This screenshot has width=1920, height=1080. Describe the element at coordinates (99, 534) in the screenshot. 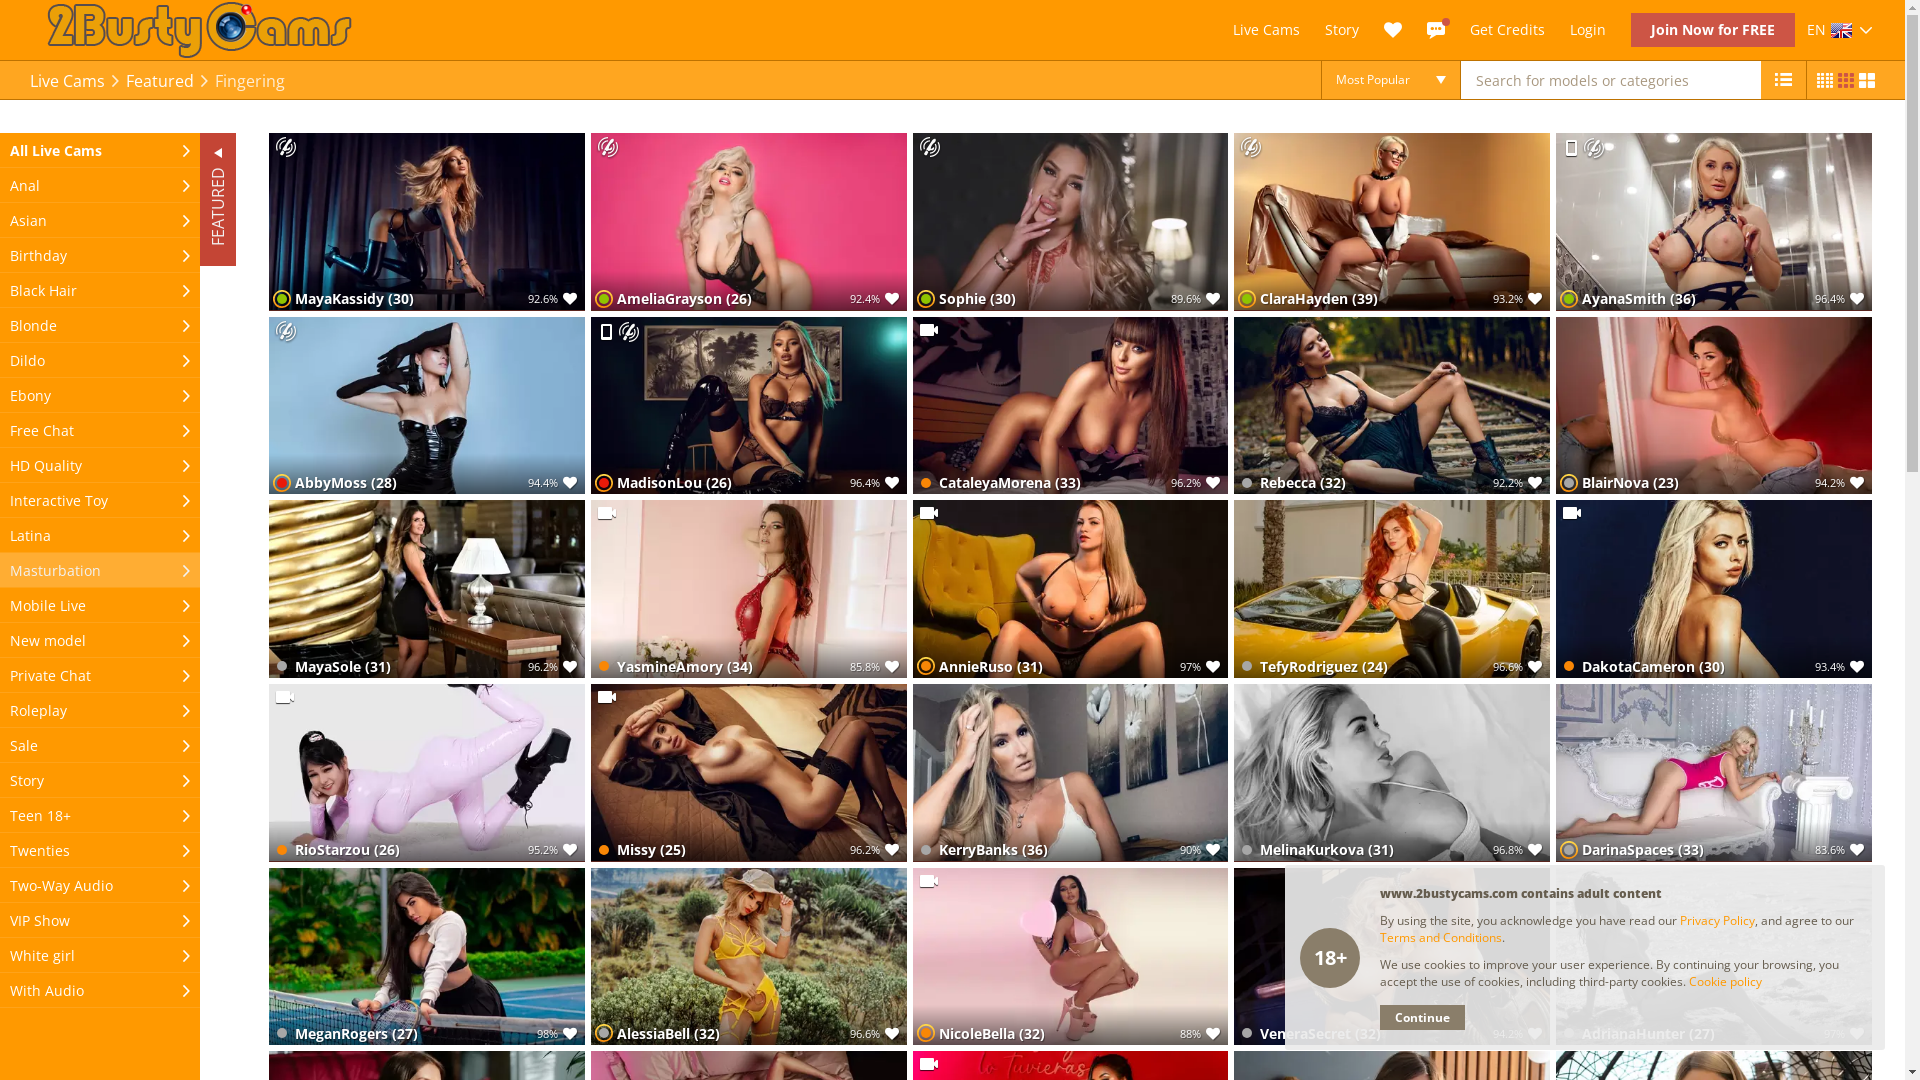

I see `'Latina'` at that location.